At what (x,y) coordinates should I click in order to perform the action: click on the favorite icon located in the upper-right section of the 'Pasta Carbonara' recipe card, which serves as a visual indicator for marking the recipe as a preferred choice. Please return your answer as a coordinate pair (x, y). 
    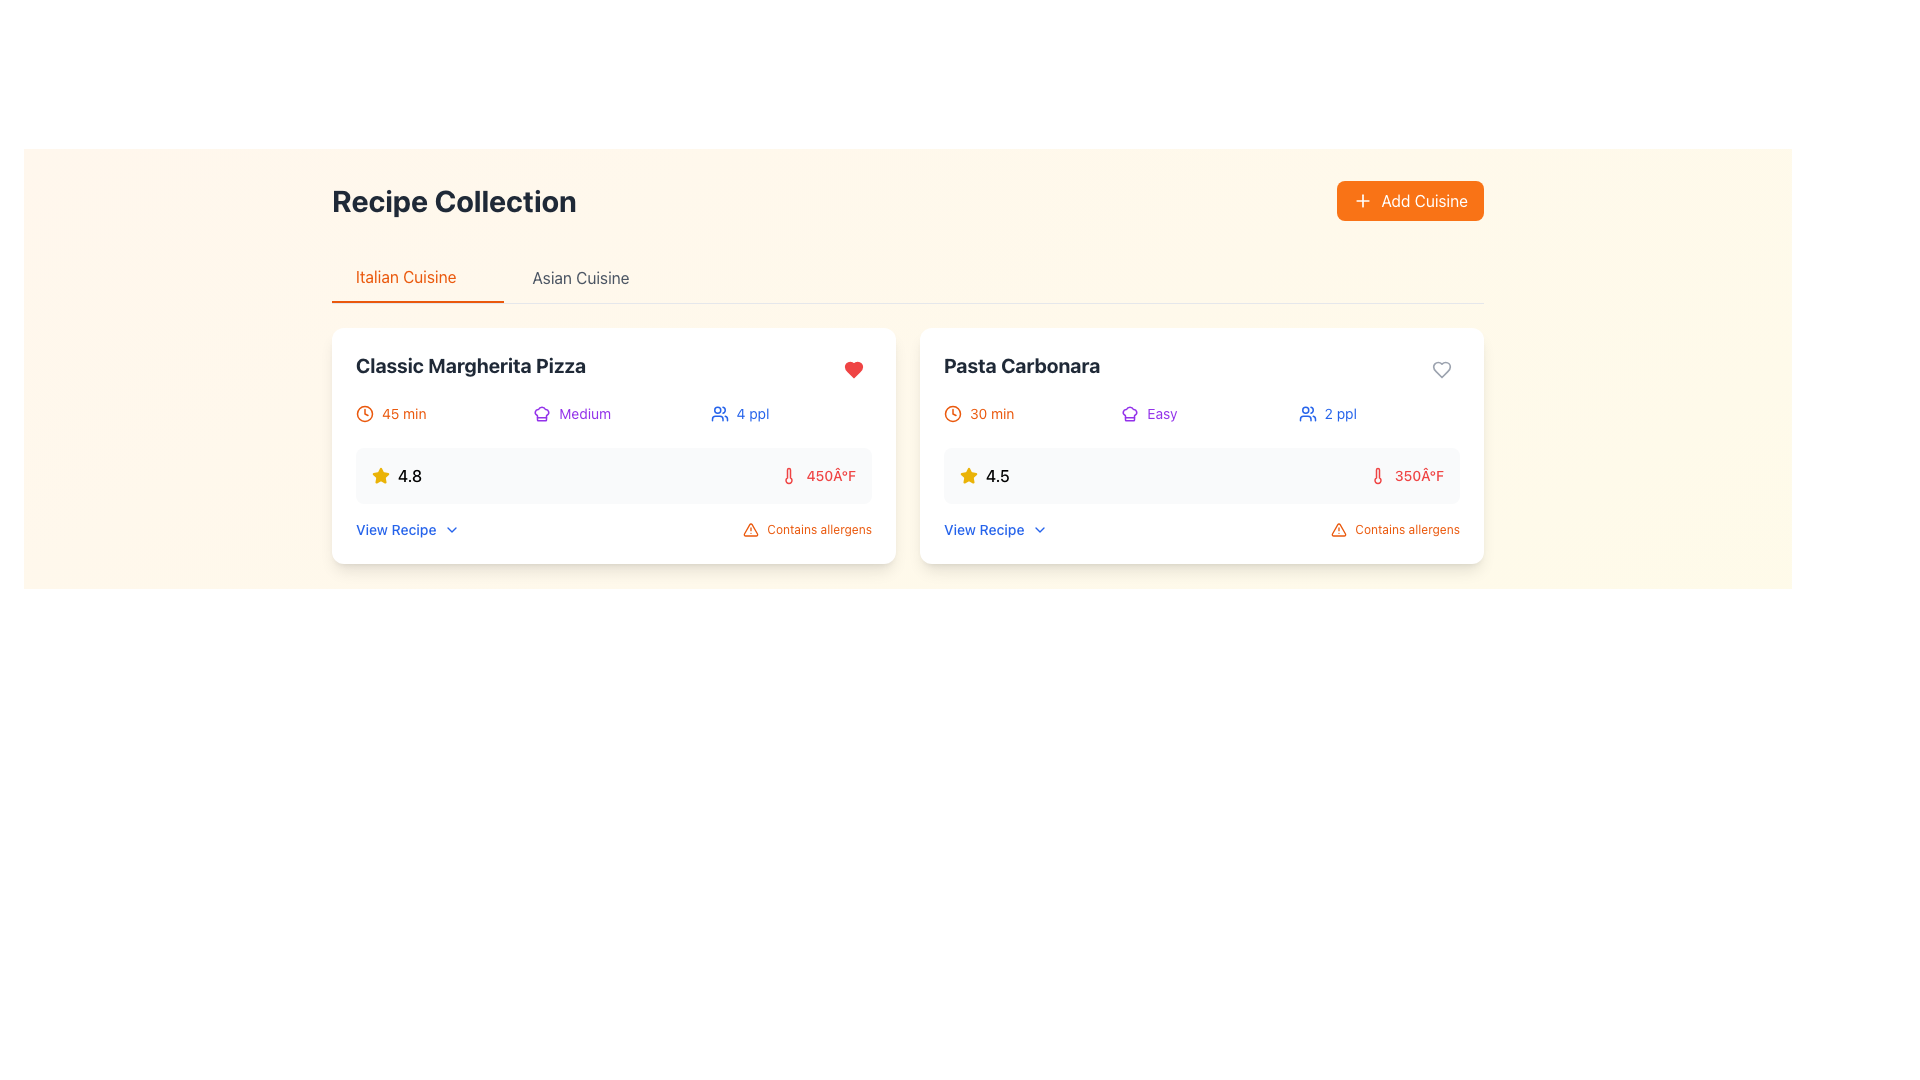
    Looking at the image, I should click on (1441, 370).